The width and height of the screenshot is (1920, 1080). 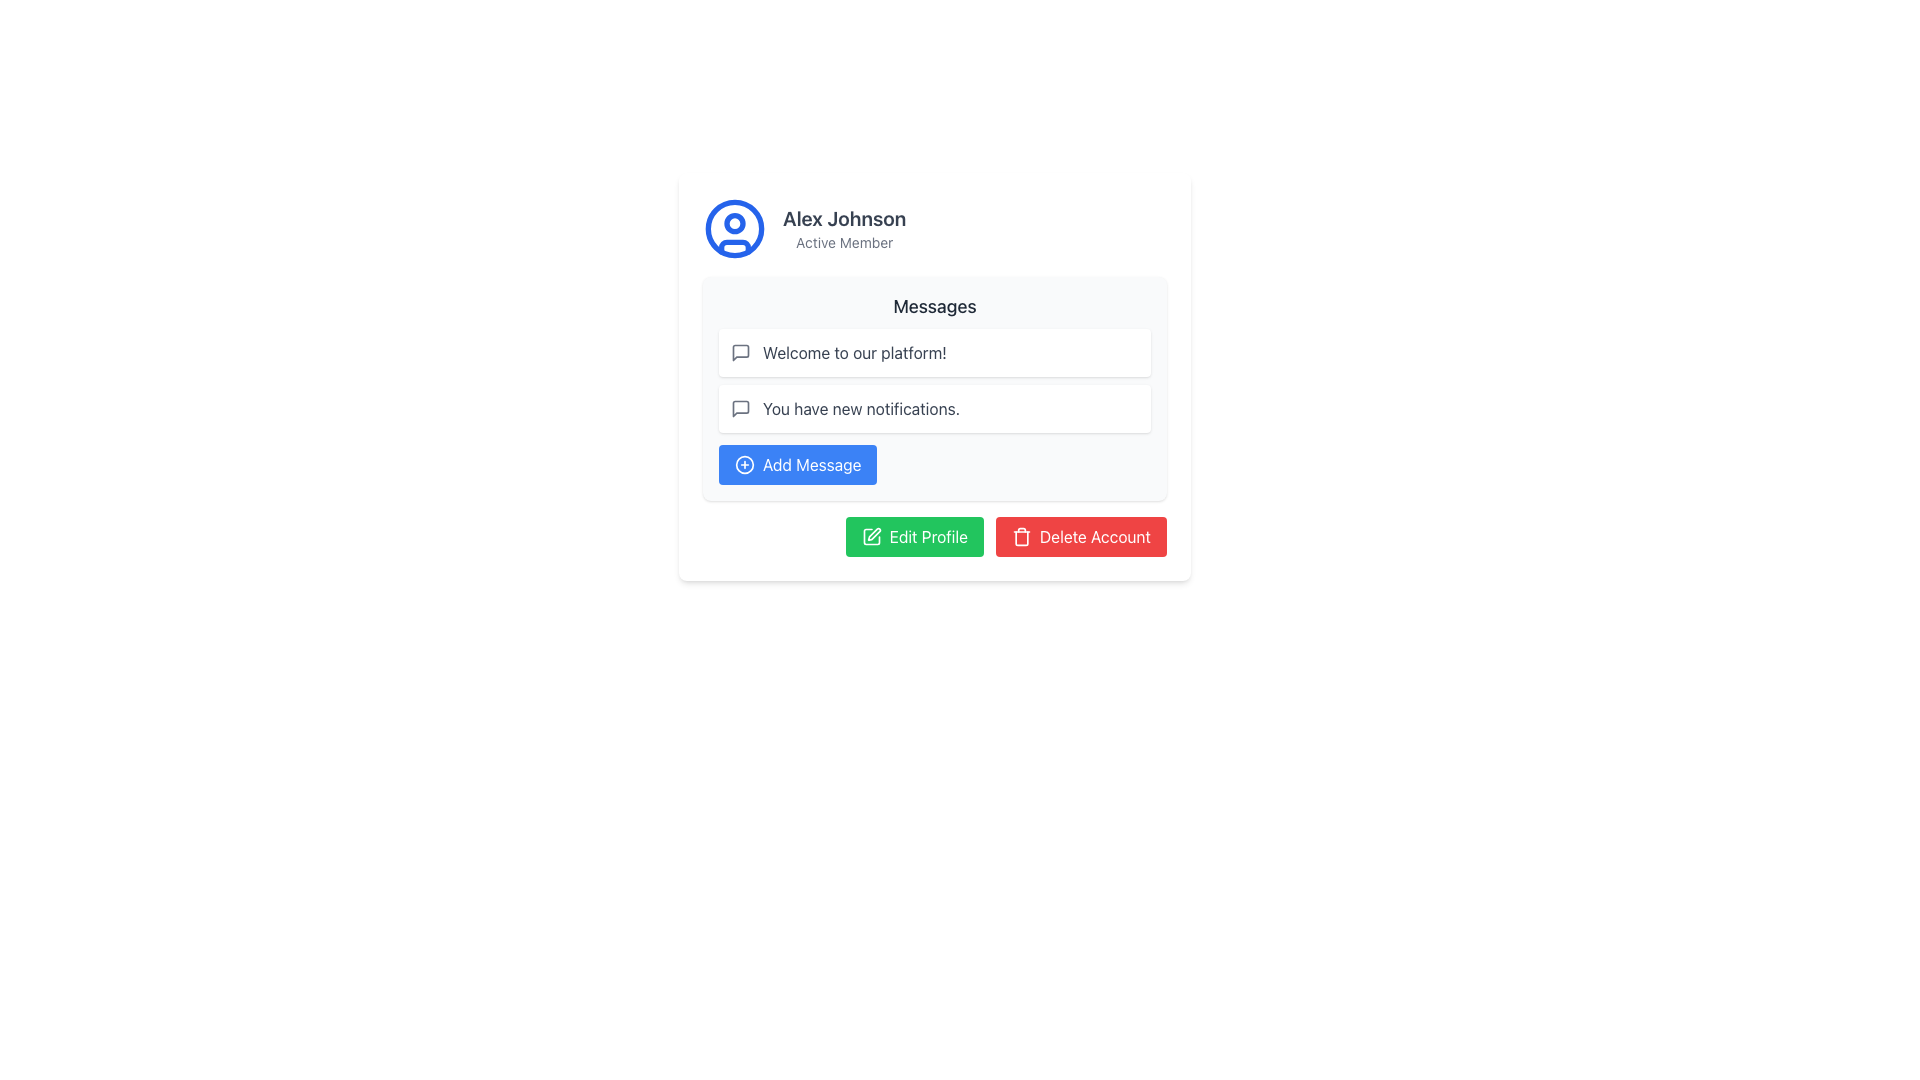 I want to click on the User Profile Display that shows the user's name and membership status, positioned at the top of the card layout, so click(x=934, y=227).